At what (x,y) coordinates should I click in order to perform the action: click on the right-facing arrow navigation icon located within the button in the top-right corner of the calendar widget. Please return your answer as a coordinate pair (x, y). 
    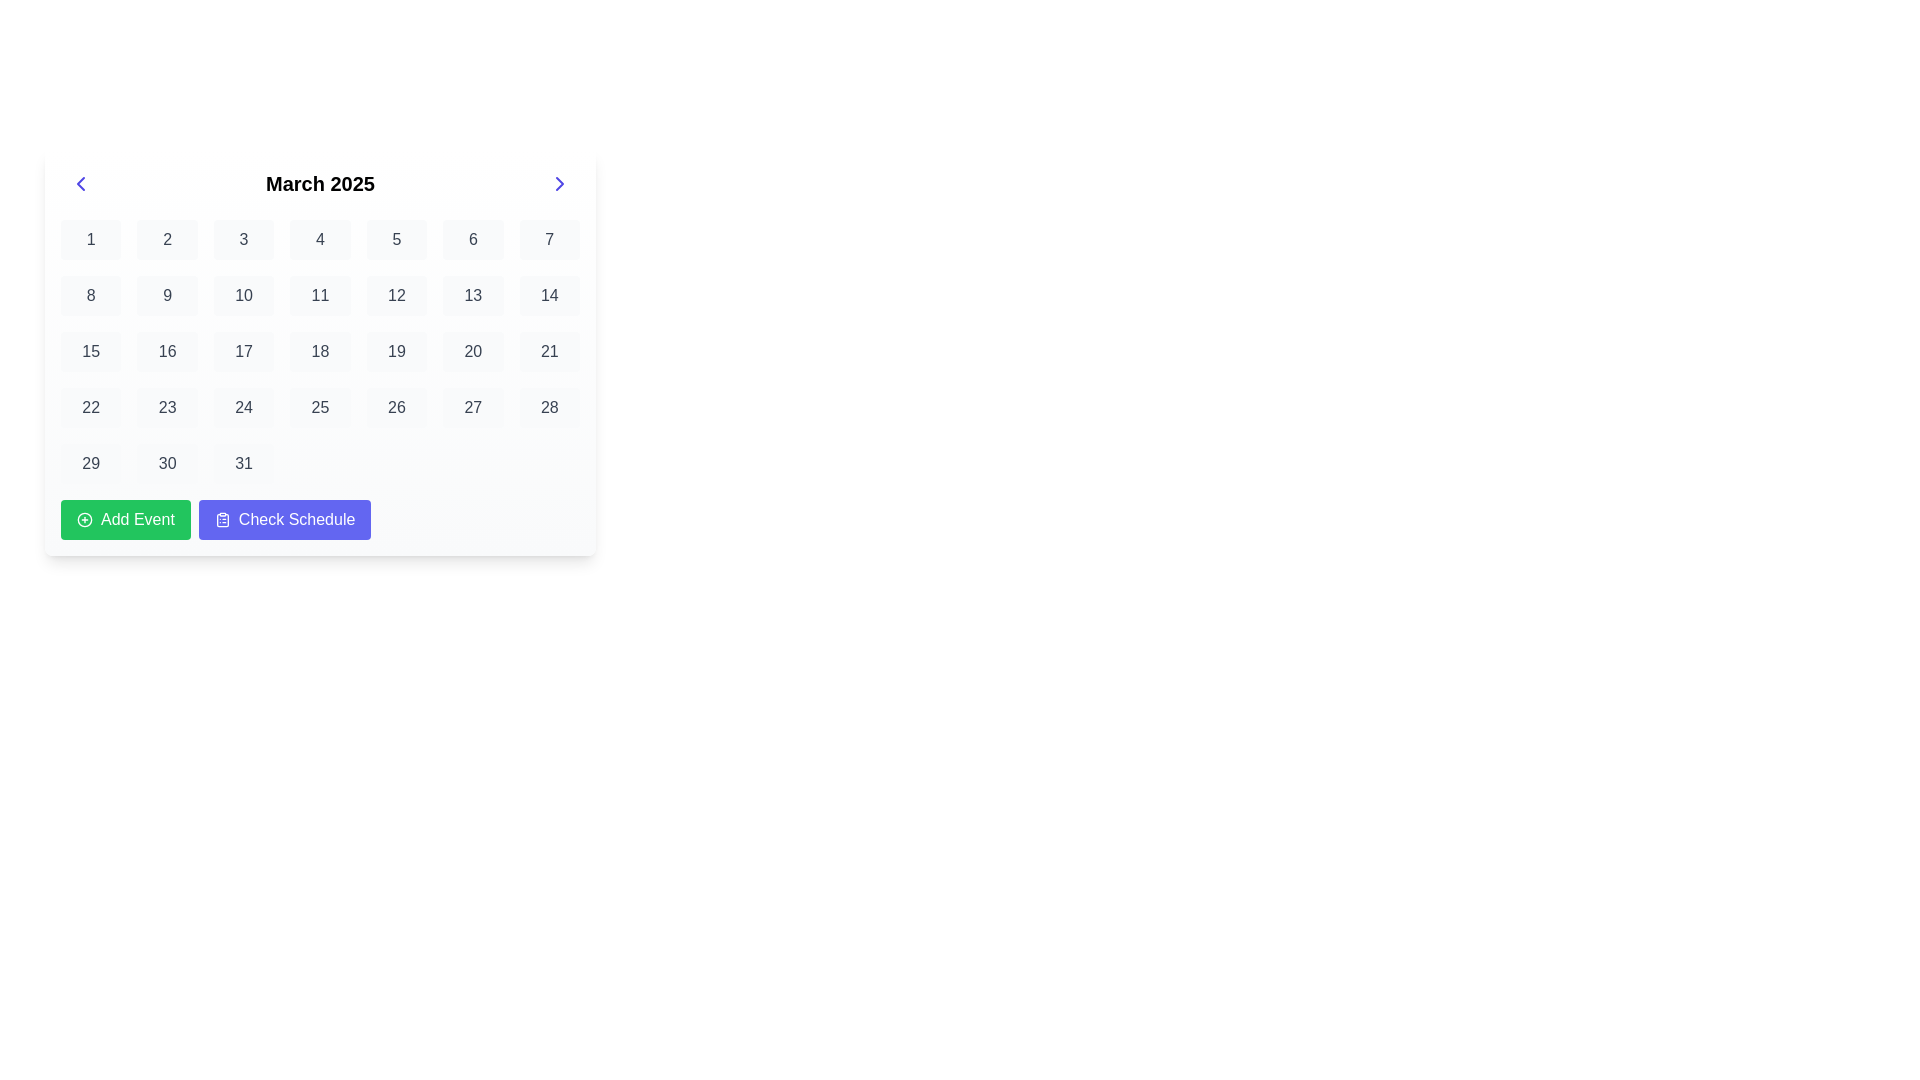
    Looking at the image, I should click on (560, 184).